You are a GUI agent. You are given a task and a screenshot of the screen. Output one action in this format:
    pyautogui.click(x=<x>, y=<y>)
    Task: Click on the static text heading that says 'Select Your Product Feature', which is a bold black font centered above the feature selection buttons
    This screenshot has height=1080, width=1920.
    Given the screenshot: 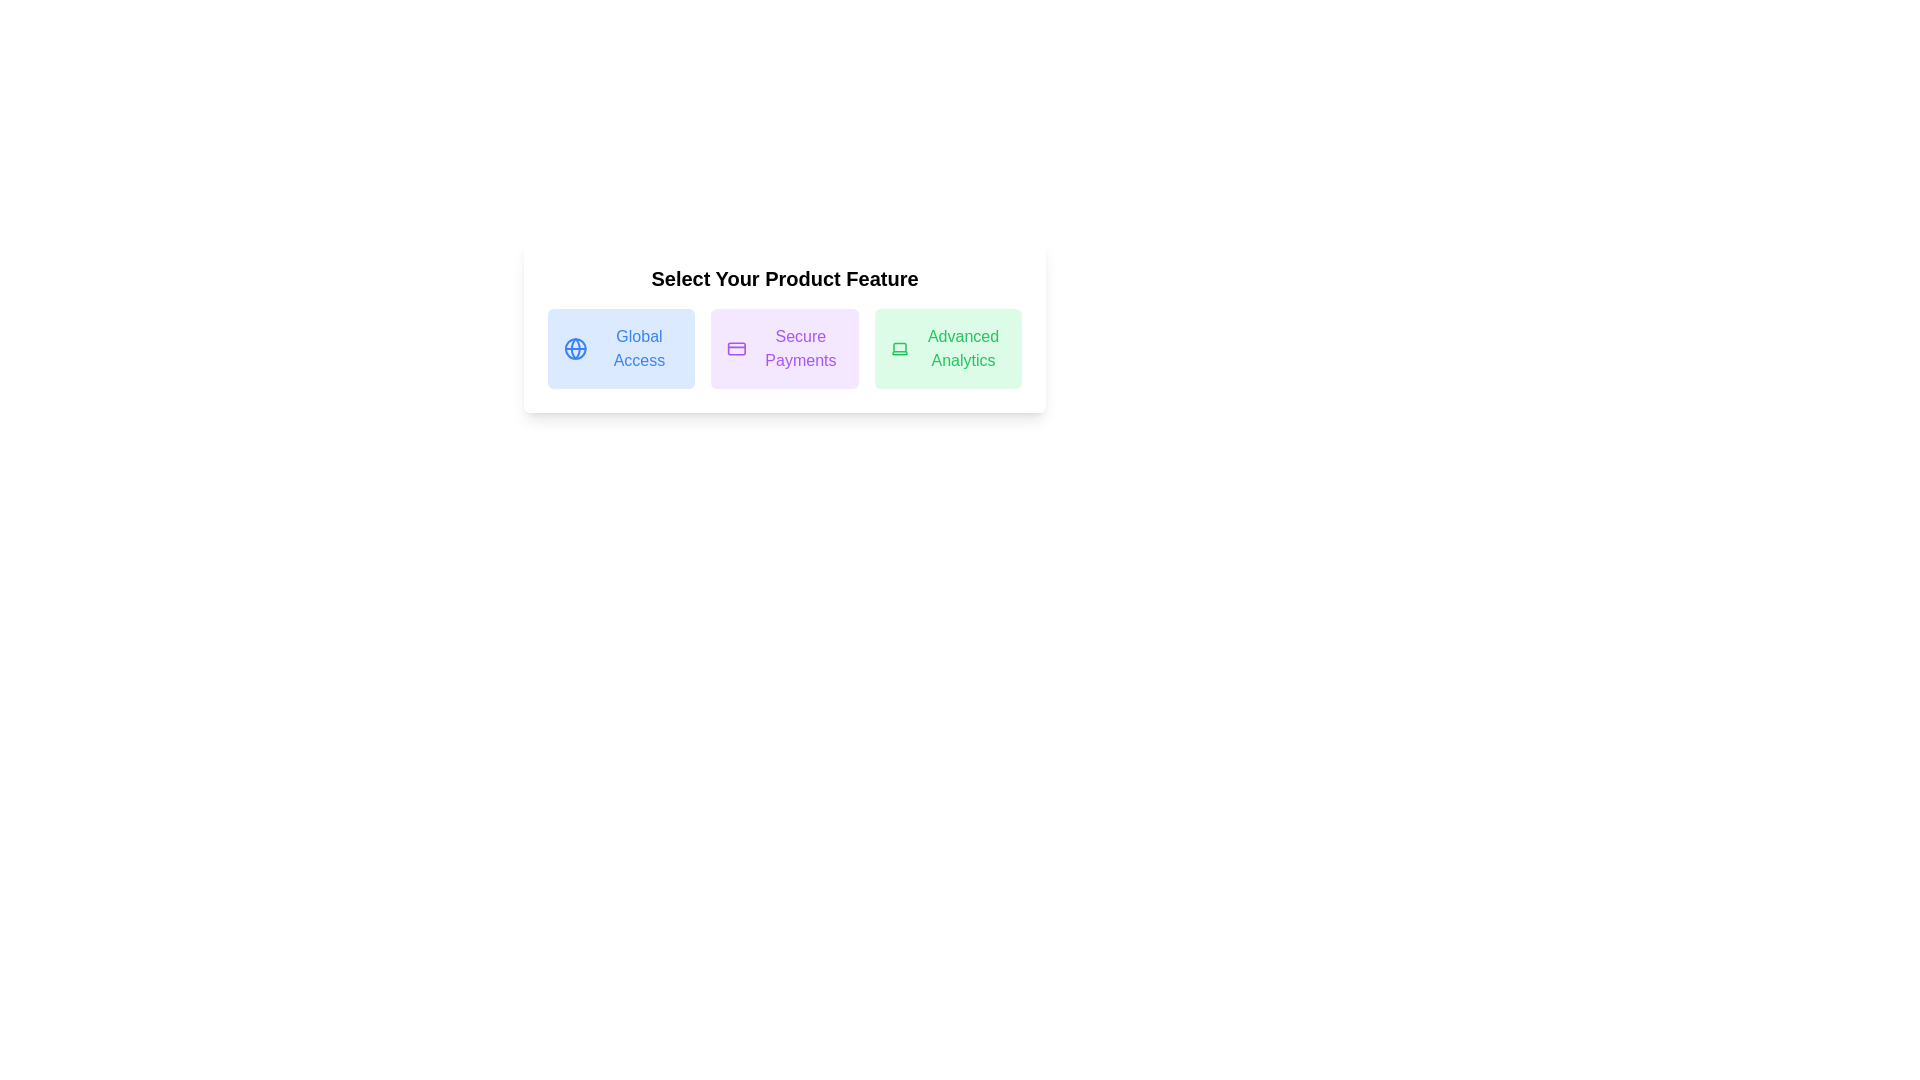 What is the action you would take?
    pyautogui.click(x=784, y=278)
    